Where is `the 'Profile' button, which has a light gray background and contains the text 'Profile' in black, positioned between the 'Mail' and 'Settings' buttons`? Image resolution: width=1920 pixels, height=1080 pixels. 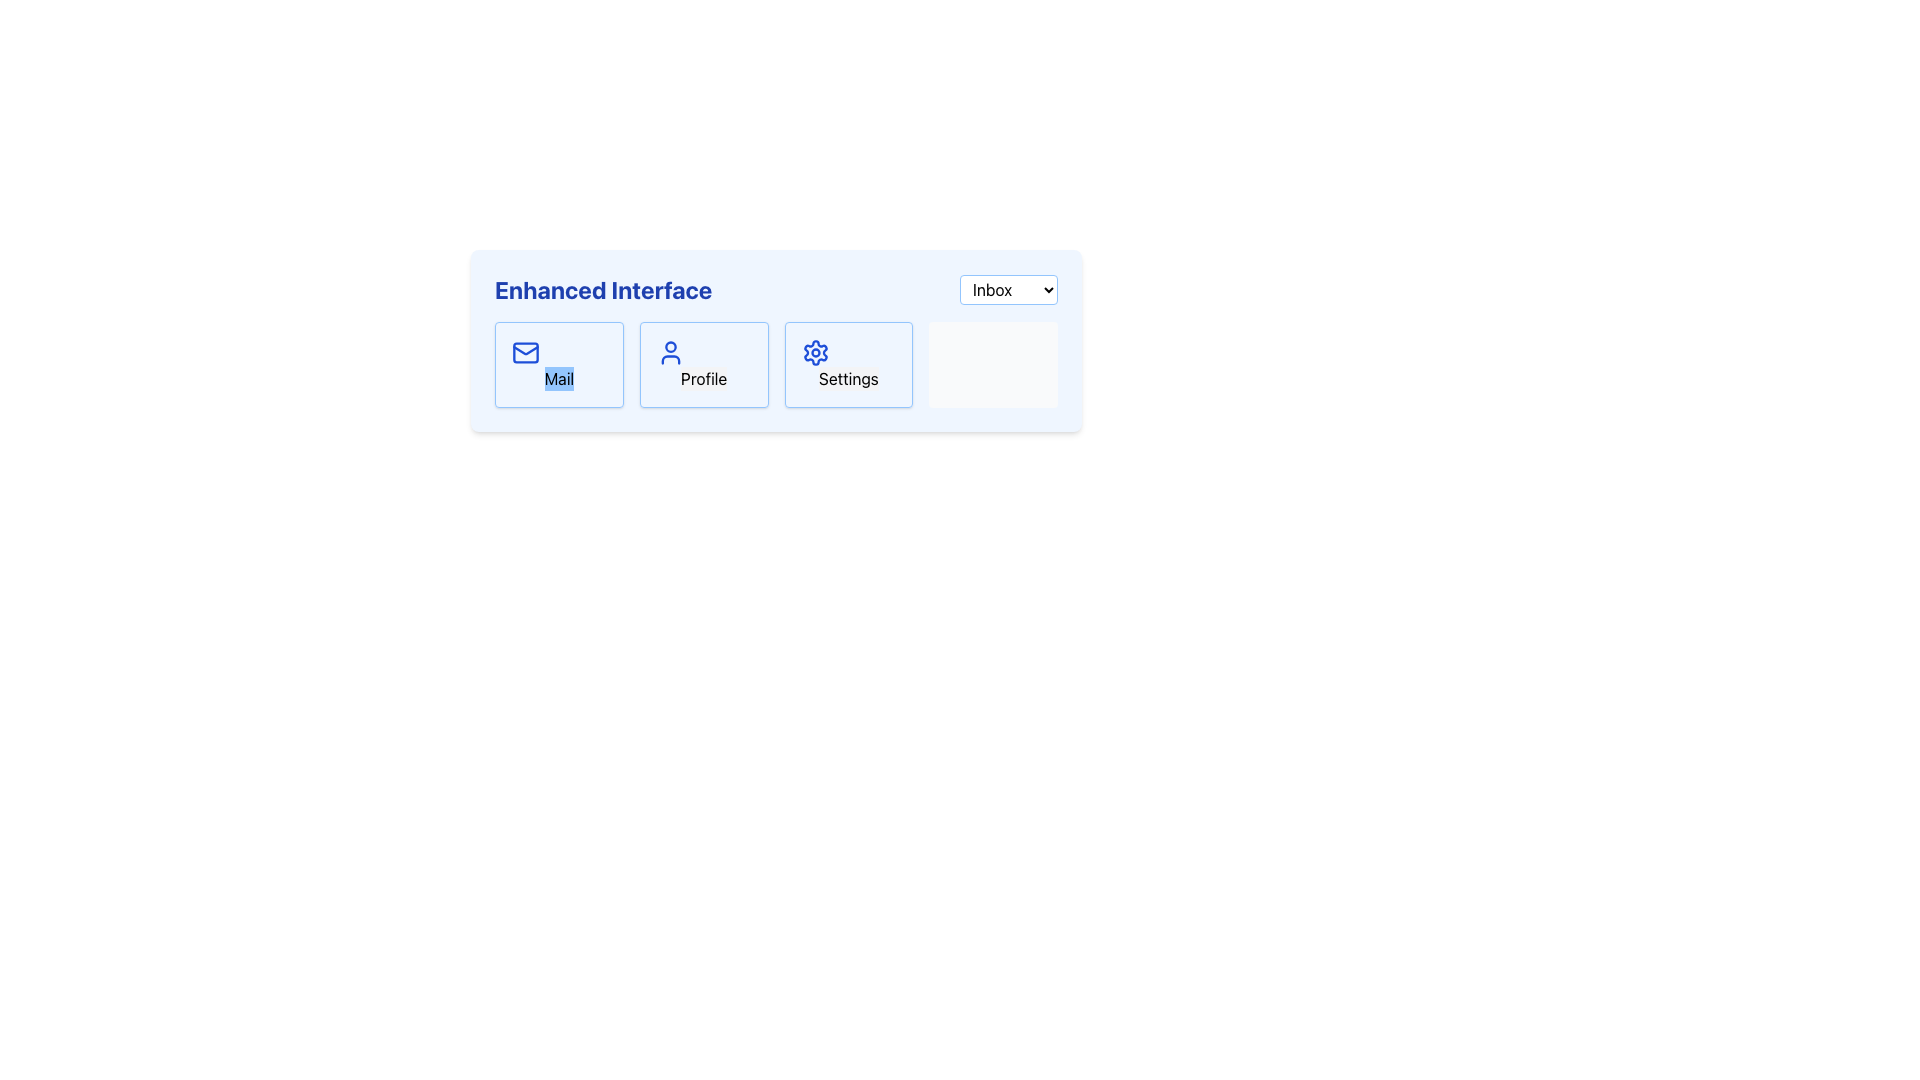 the 'Profile' button, which has a light gray background and contains the text 'Profile' in black, positioned between the 'Mail' and 'Settings' buttons is located at coordinates (704, 378).